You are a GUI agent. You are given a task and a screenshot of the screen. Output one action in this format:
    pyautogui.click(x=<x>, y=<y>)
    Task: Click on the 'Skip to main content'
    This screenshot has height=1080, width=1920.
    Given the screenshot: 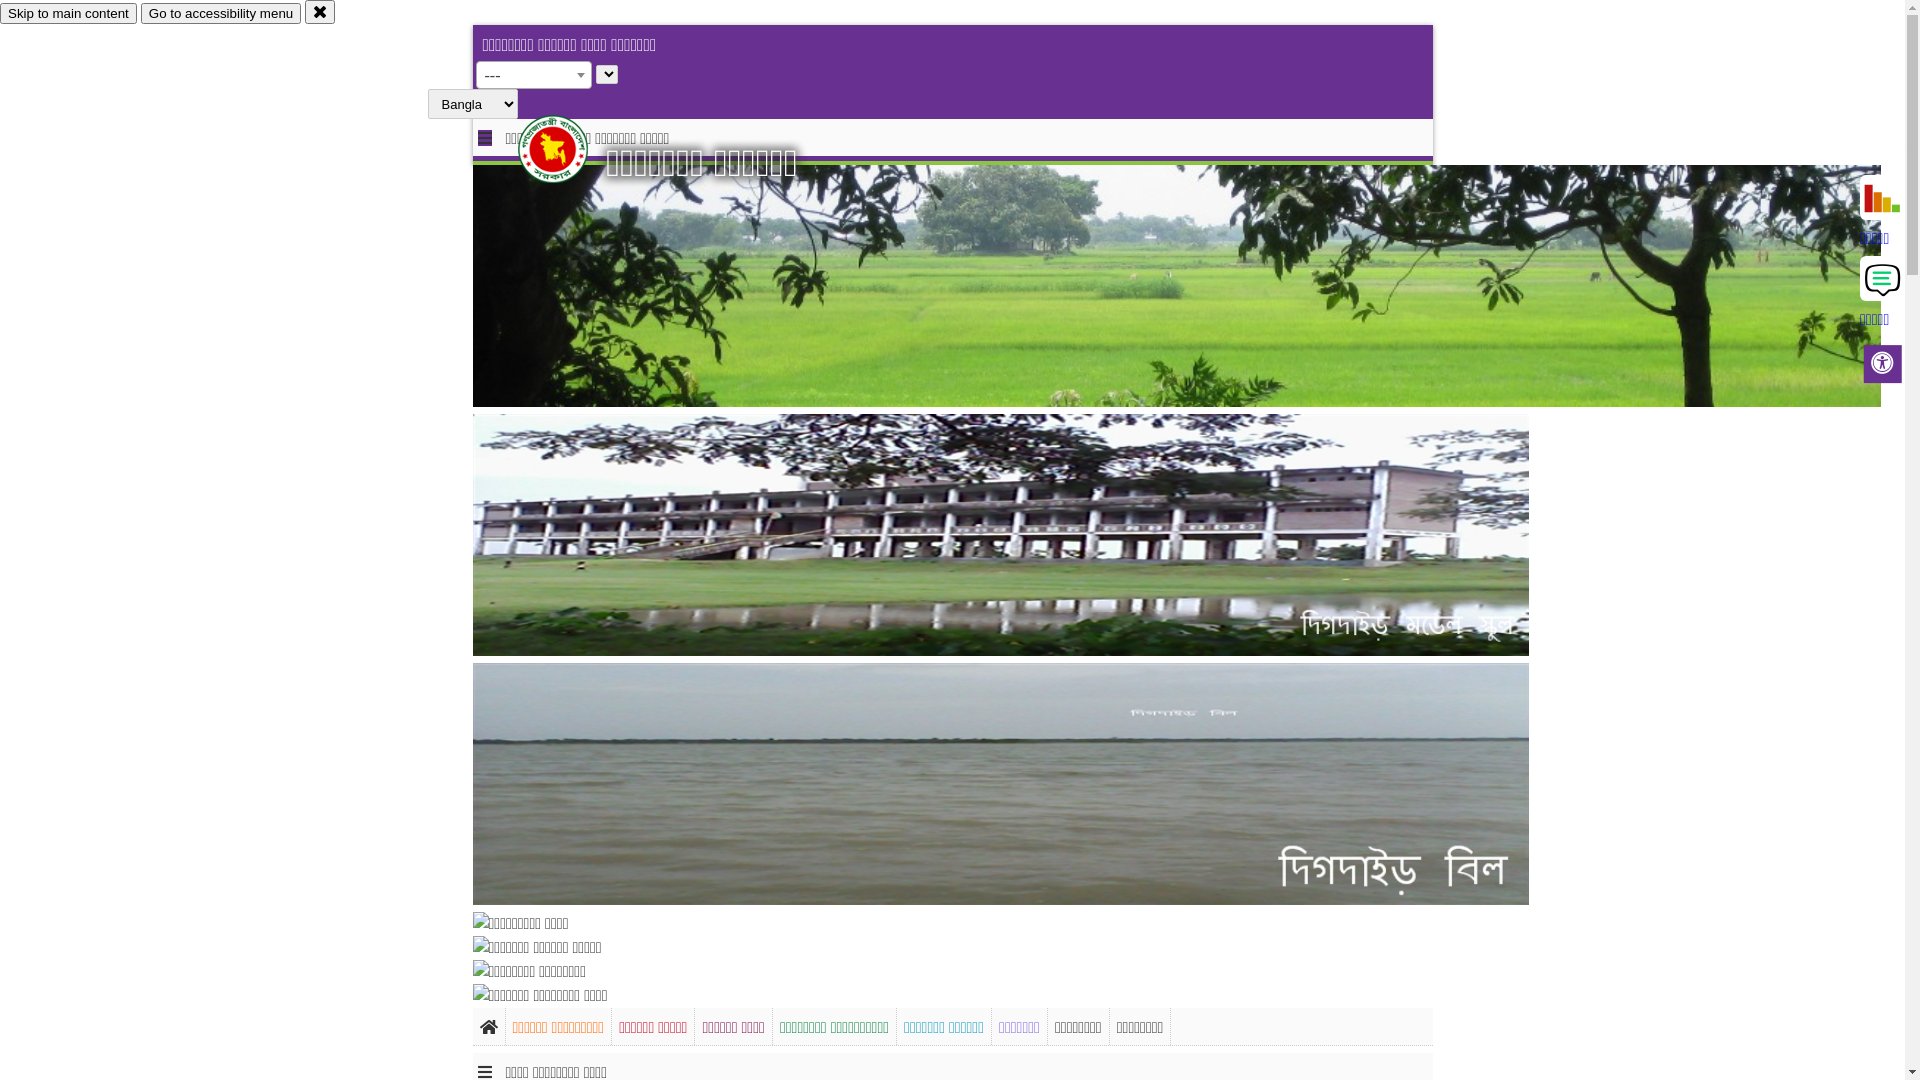 What is the action you would take?
    pyautogui.click(x=68, y=13)
    